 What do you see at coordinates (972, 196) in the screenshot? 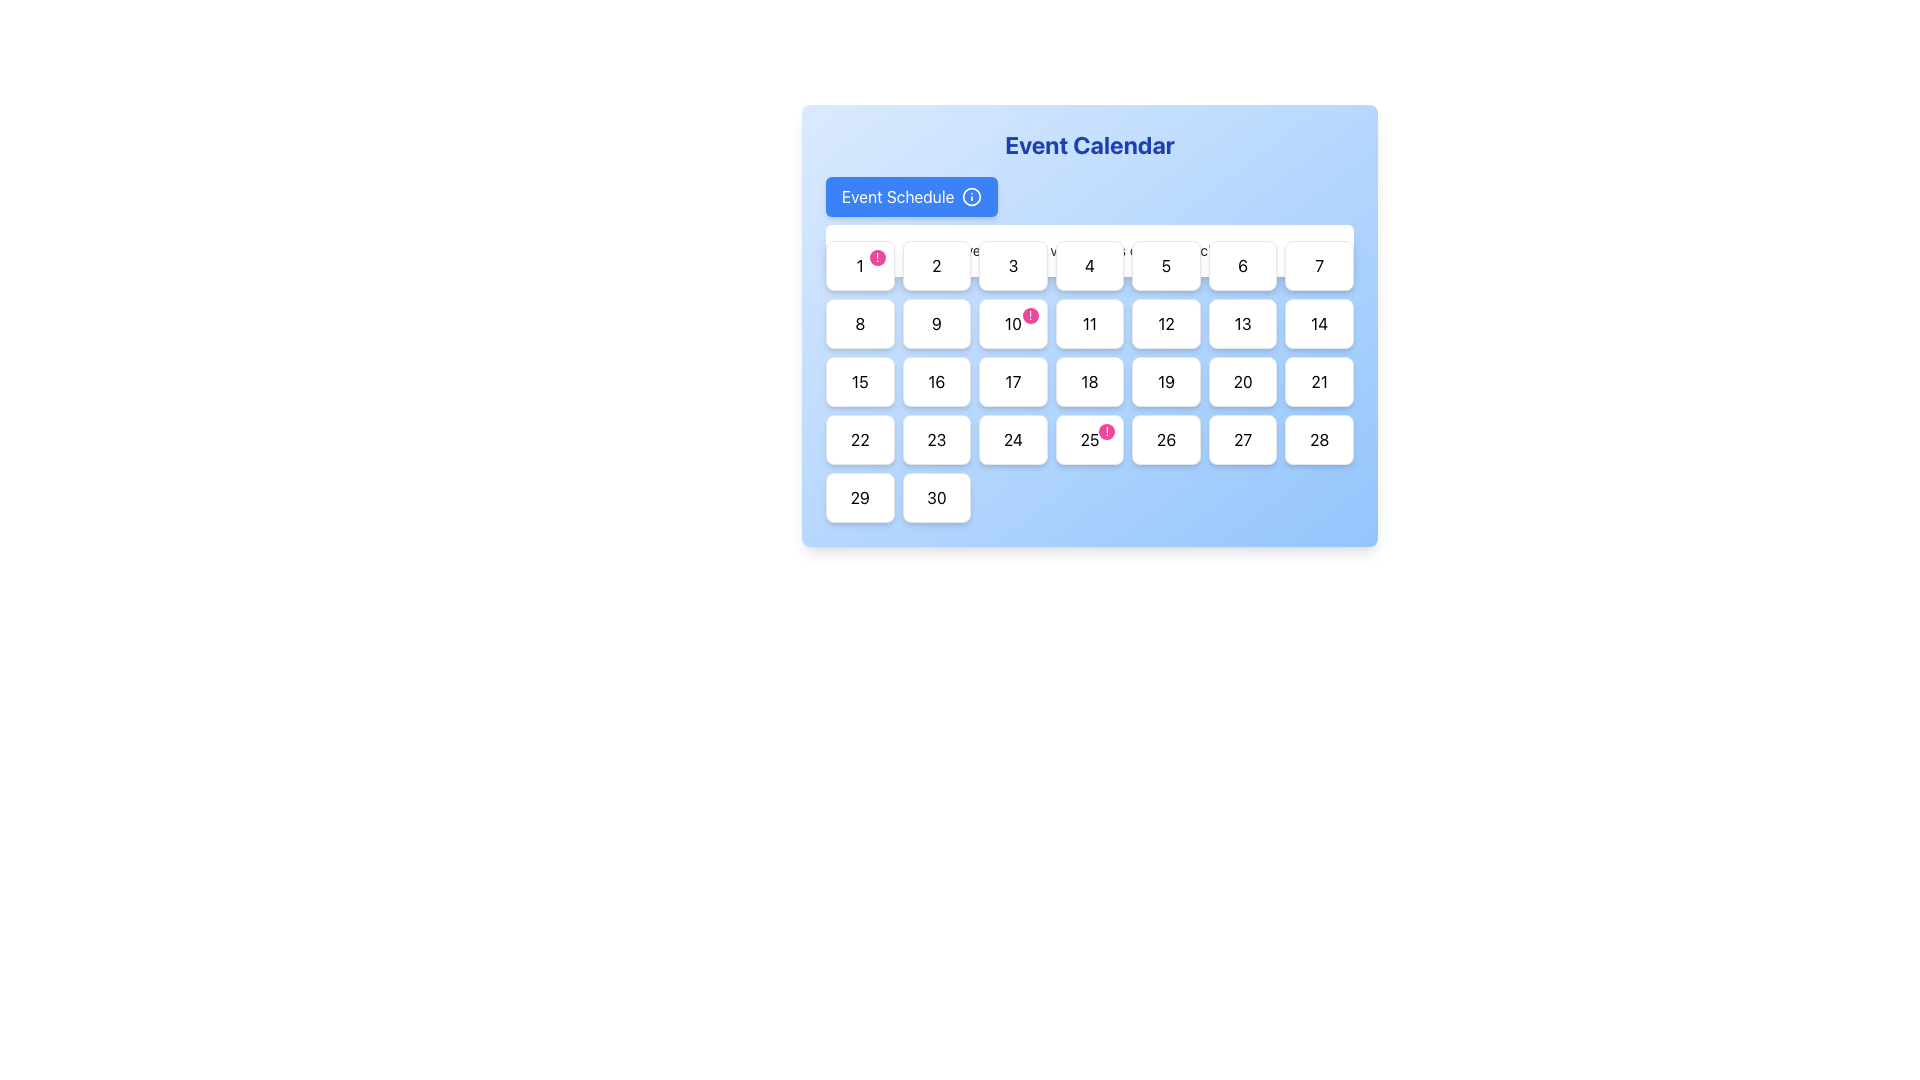
I see `the circular information icon adjacent to the 'Event Schedule' button to observe its tooltip` at bounding box center [972, 196].